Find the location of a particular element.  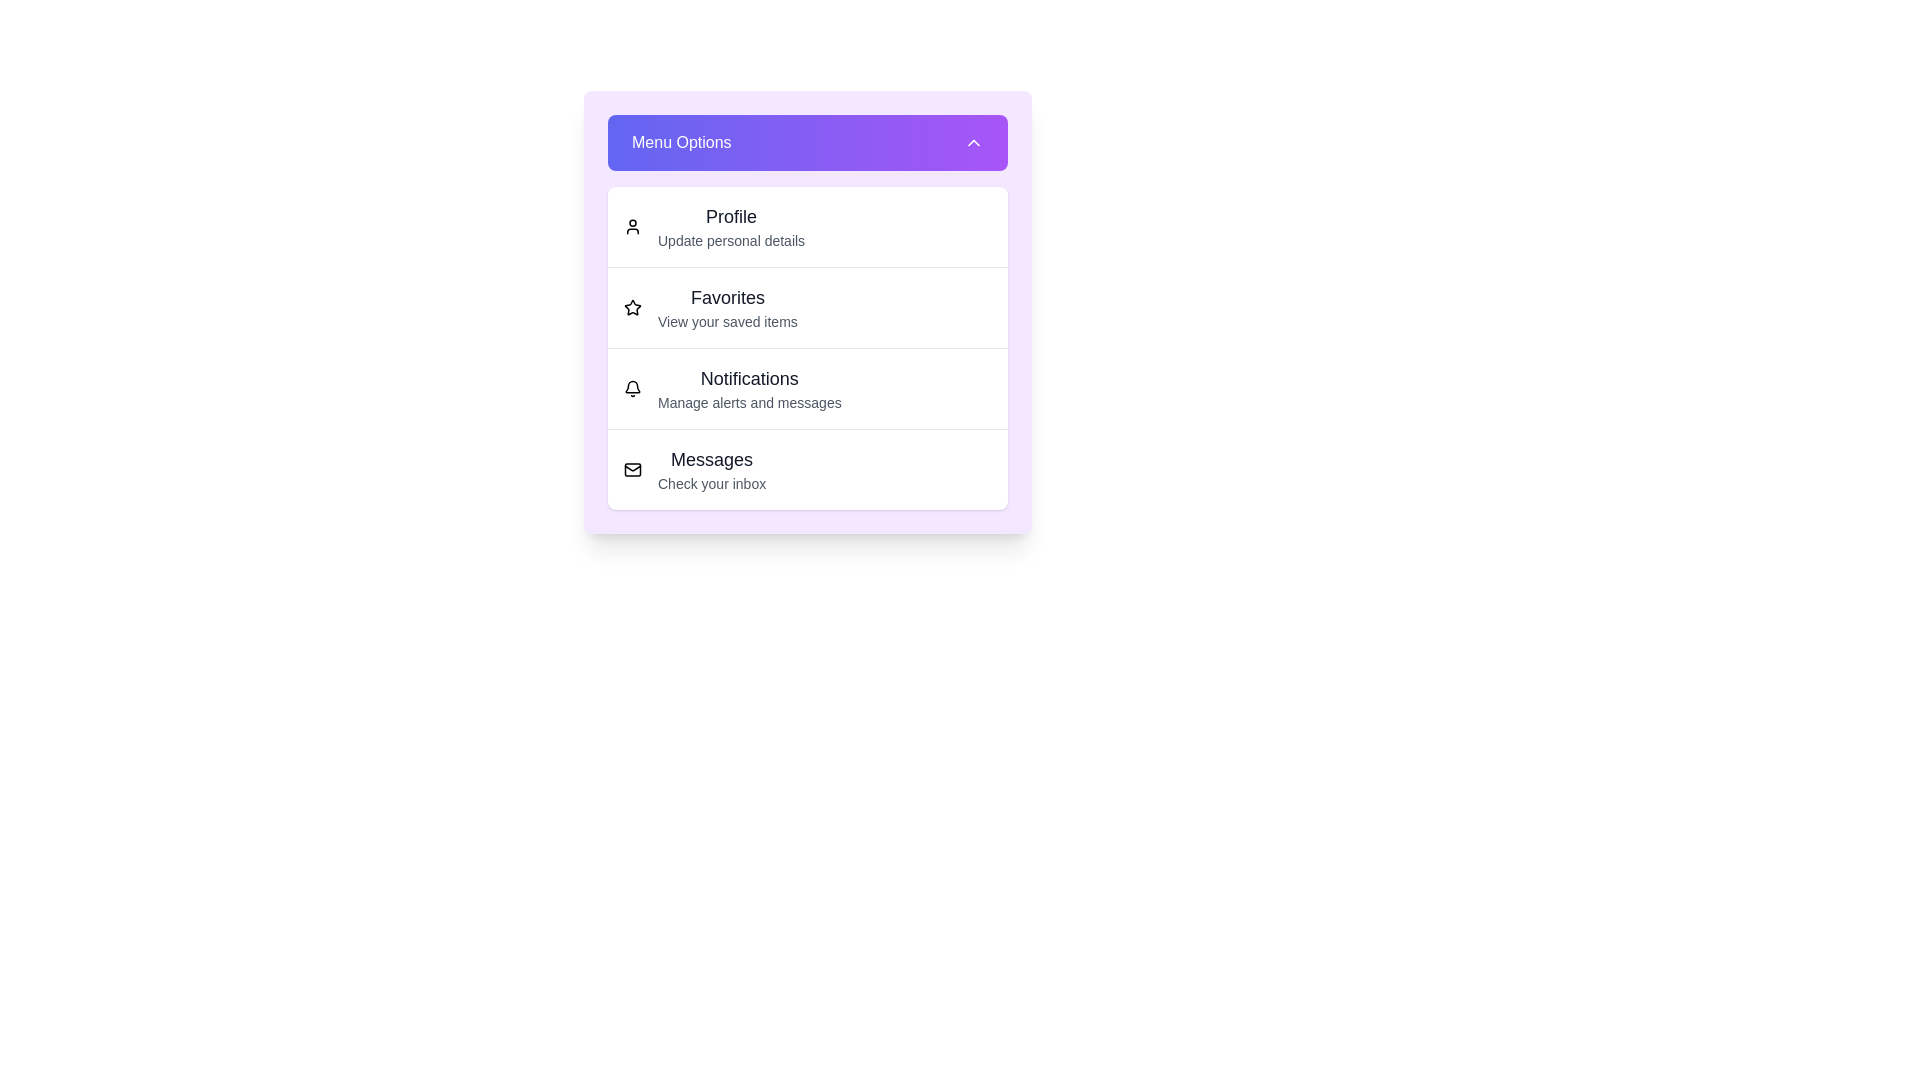

the menu item corresponding to Notifications is located at coordinates (632, 389).